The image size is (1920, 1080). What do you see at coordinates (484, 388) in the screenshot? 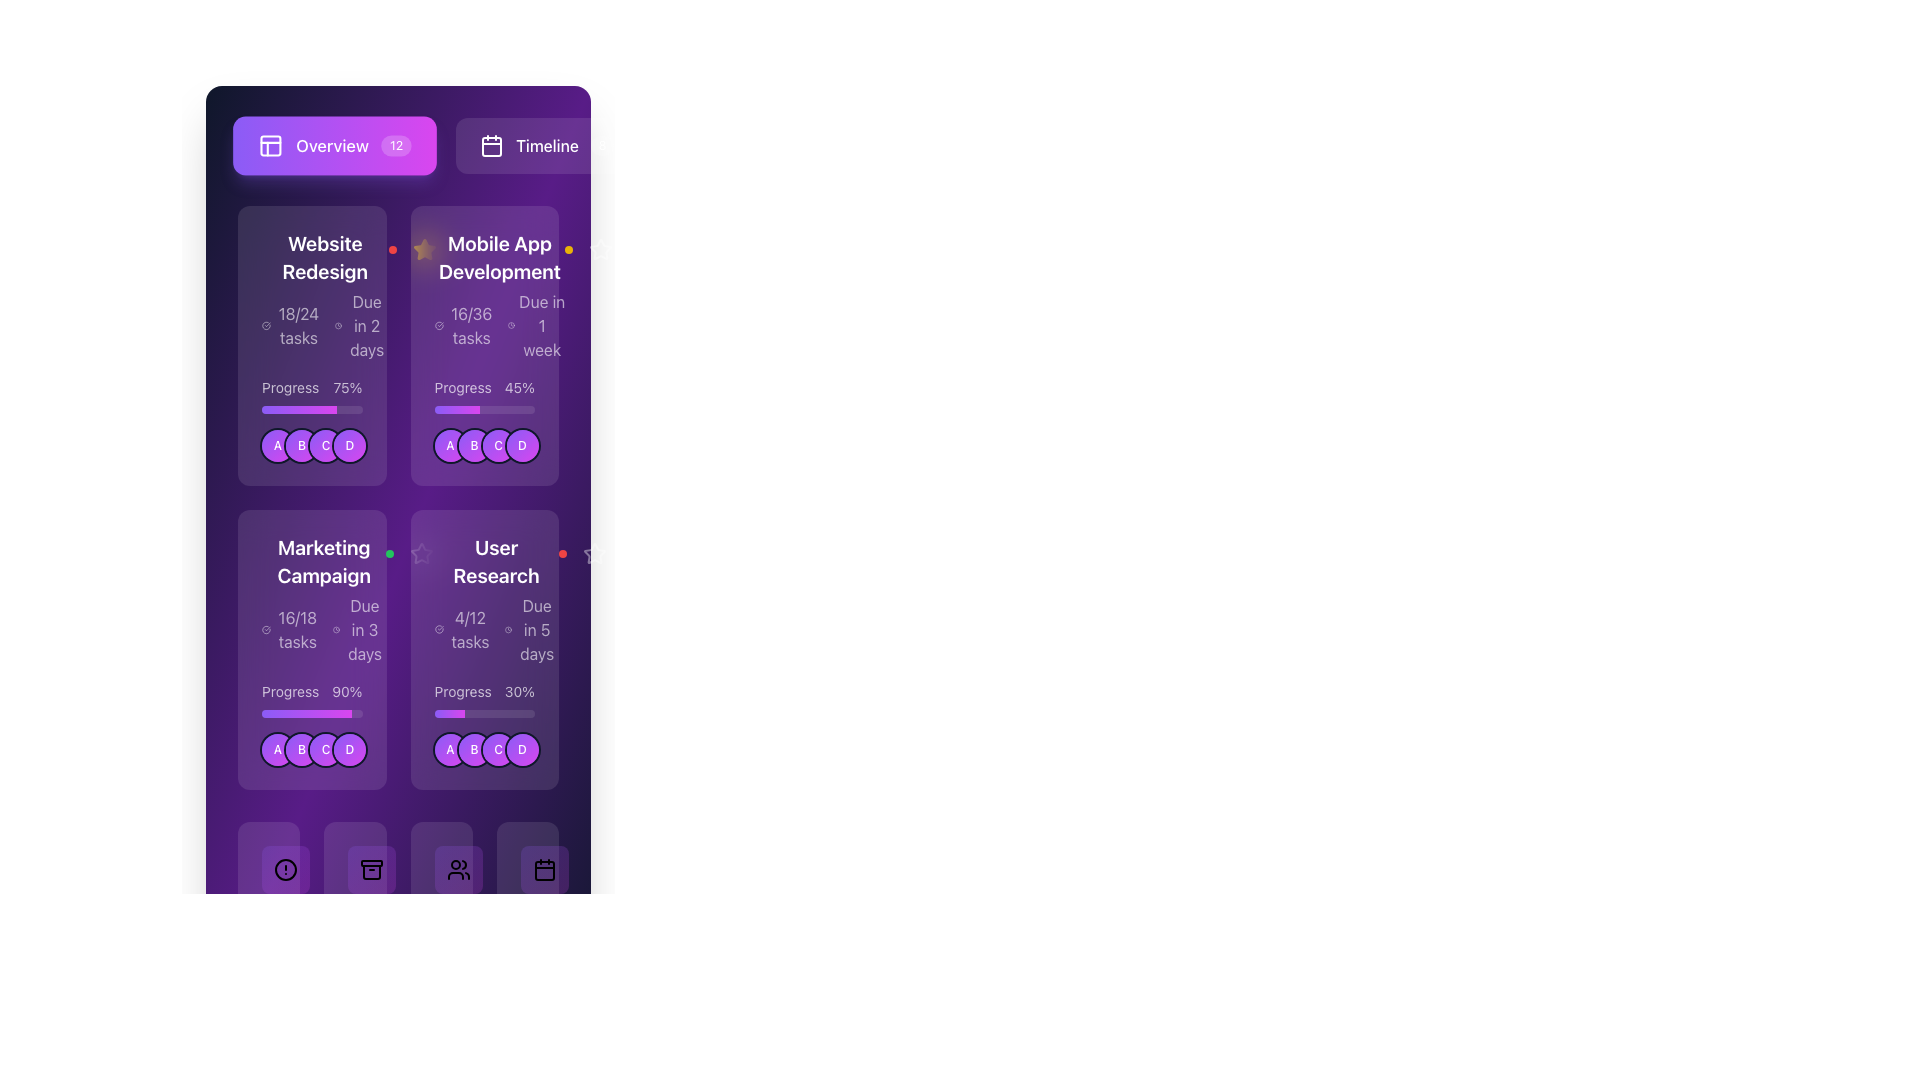
I see `the text label displaying 'Progress 45%' located in the middle section of the 'Mobile App Development' card, positioned above the progress bar` at bounding box center [484, 388].